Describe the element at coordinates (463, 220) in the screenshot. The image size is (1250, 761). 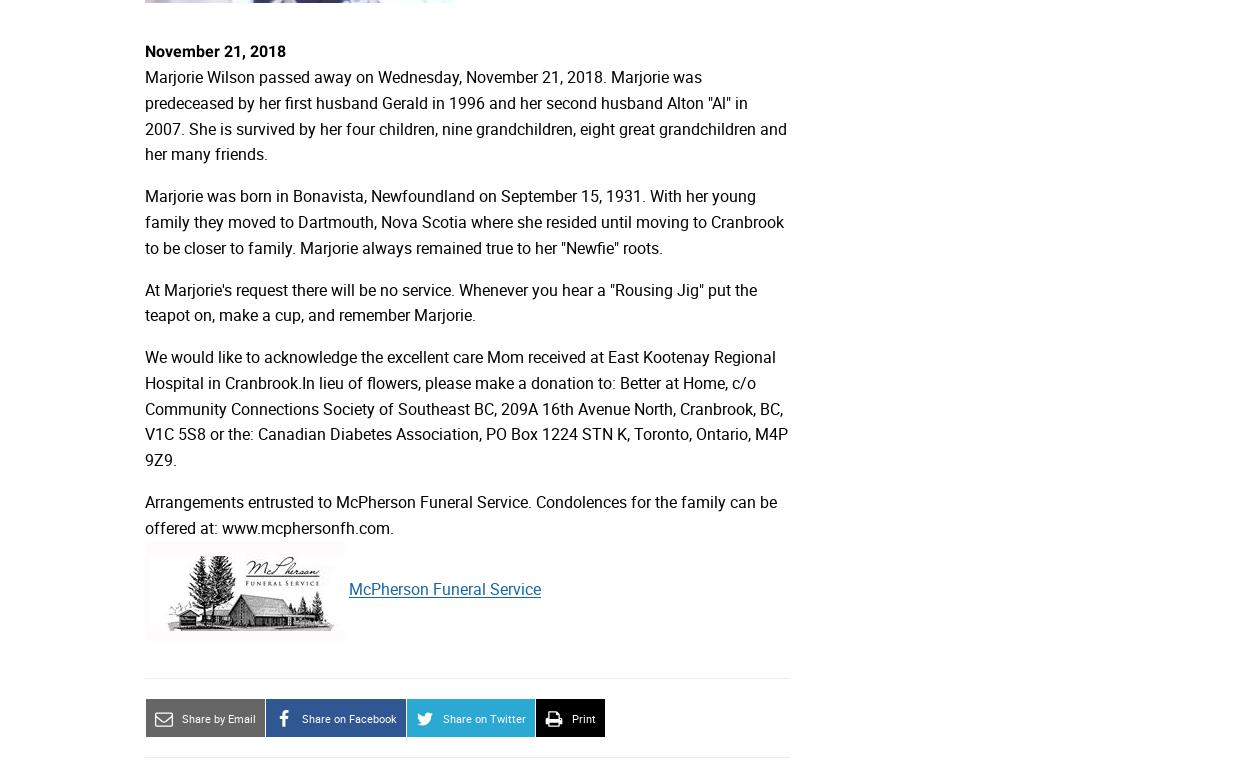
I see `'Marjorie was born in Bonavista, Newfoundland on September 15, 1931. With her young family they moved to Dartmouth, Nova Scotia where she resided until moving to Cranbrook to be closer to family. Marjorie always remained true to her "Newfie" roots.'` at that location.